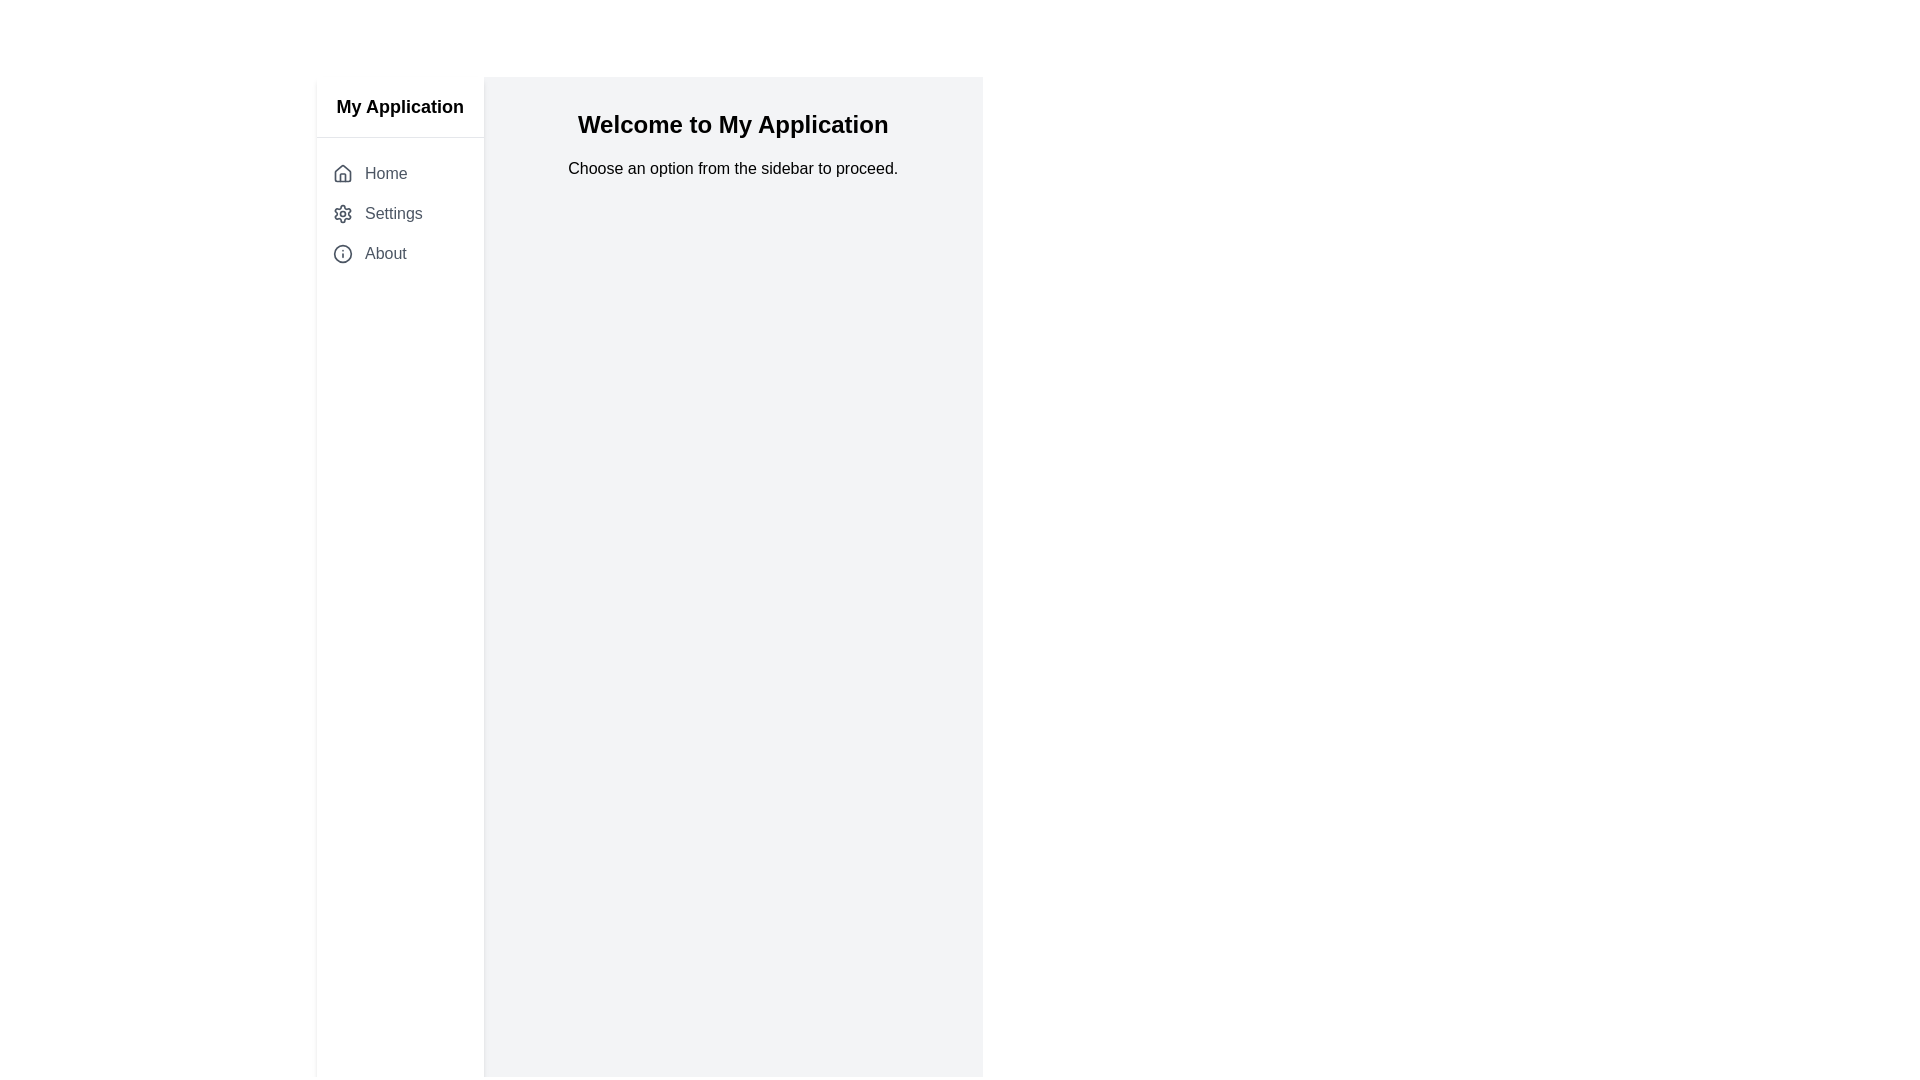 The width and height of the screenshot is (1920, 1080). I want to click on the third navigation link in the vertically stacked menu on the left sidebar, so click(399, 253).